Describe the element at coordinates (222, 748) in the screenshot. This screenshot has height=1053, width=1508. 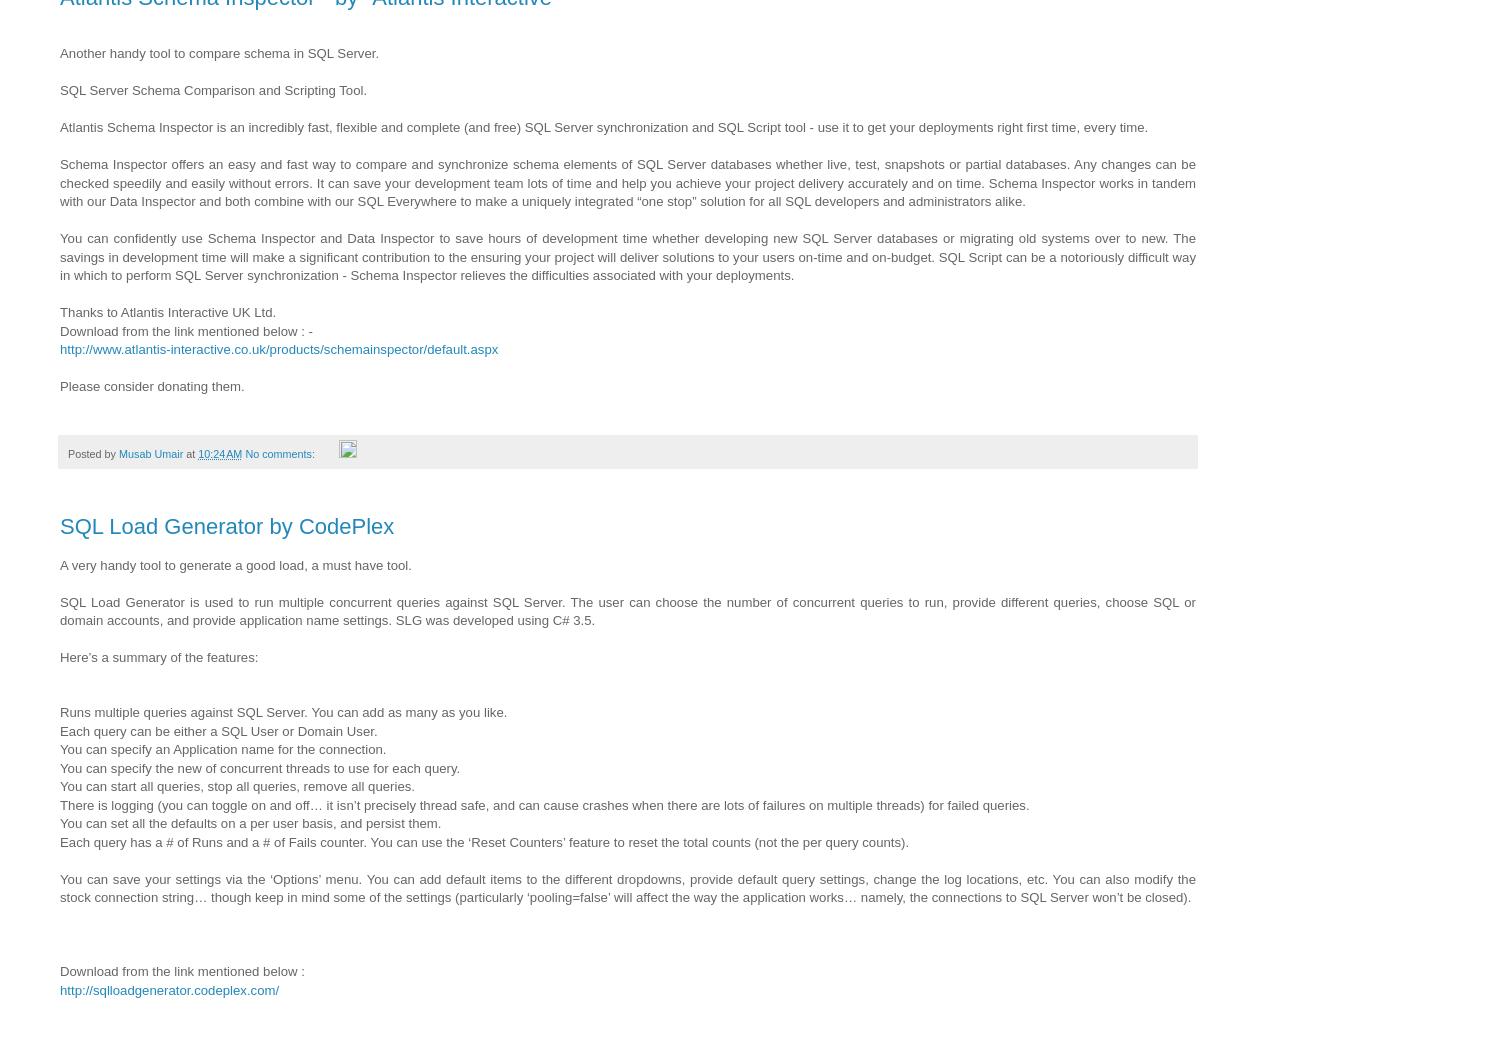
I see `'You can specify an Application name for the connection.'` at that location.